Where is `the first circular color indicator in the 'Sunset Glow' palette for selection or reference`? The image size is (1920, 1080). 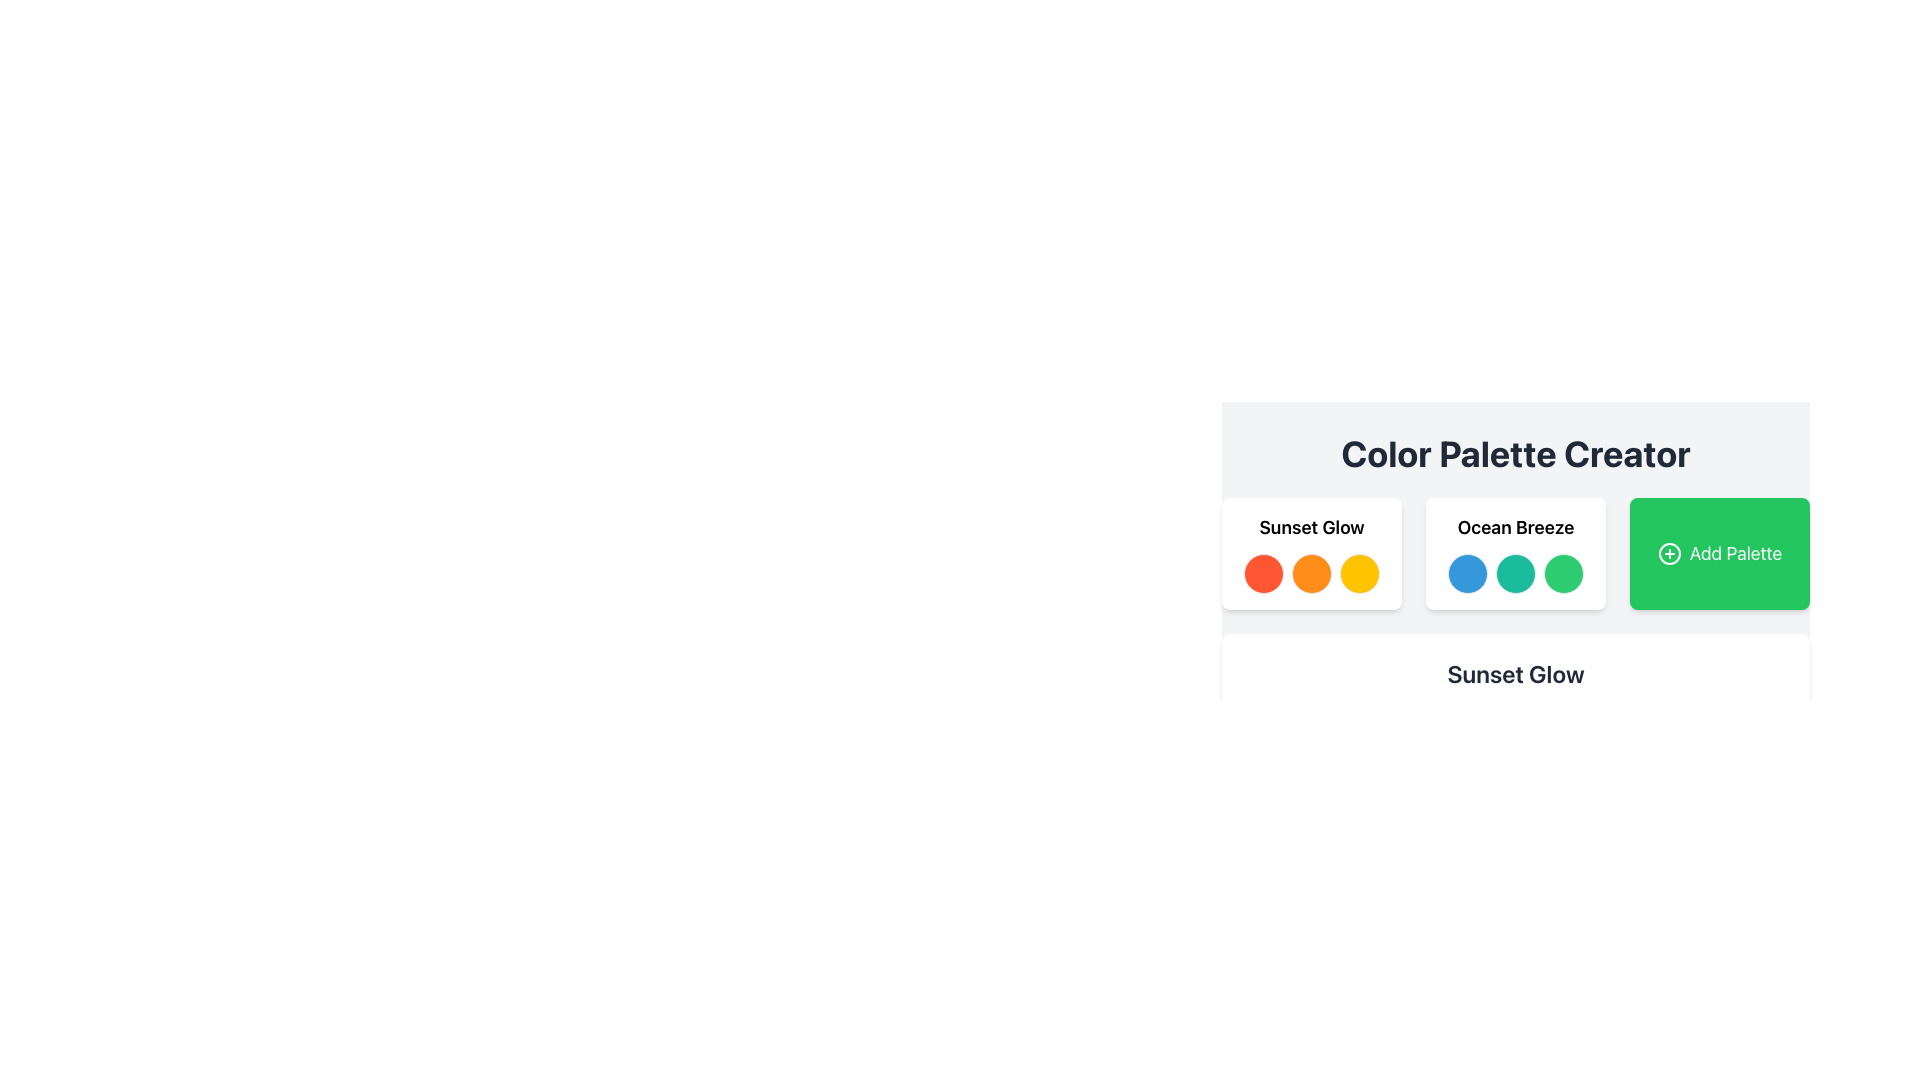 the first circular color indicator in the 'Sunset Glow' palette for selection or reference is located at coordinates (1262, 574).